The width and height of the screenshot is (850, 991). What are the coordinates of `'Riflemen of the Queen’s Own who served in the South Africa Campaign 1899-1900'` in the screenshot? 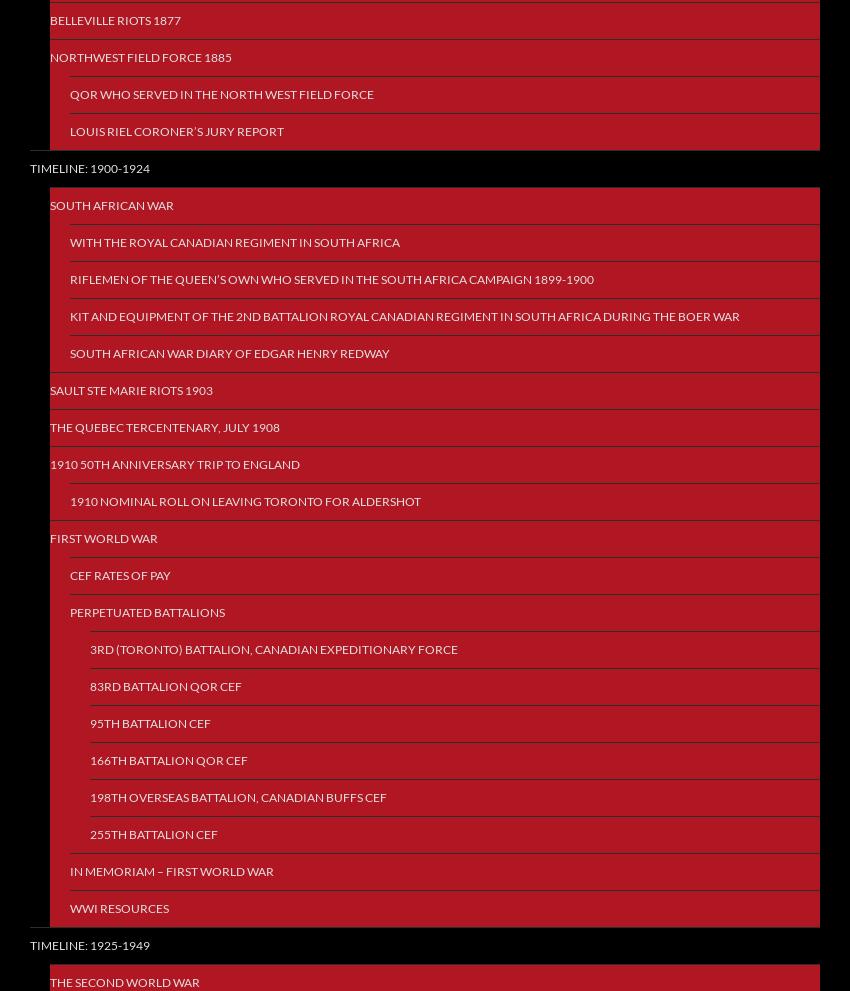 It's located at (332, 278).